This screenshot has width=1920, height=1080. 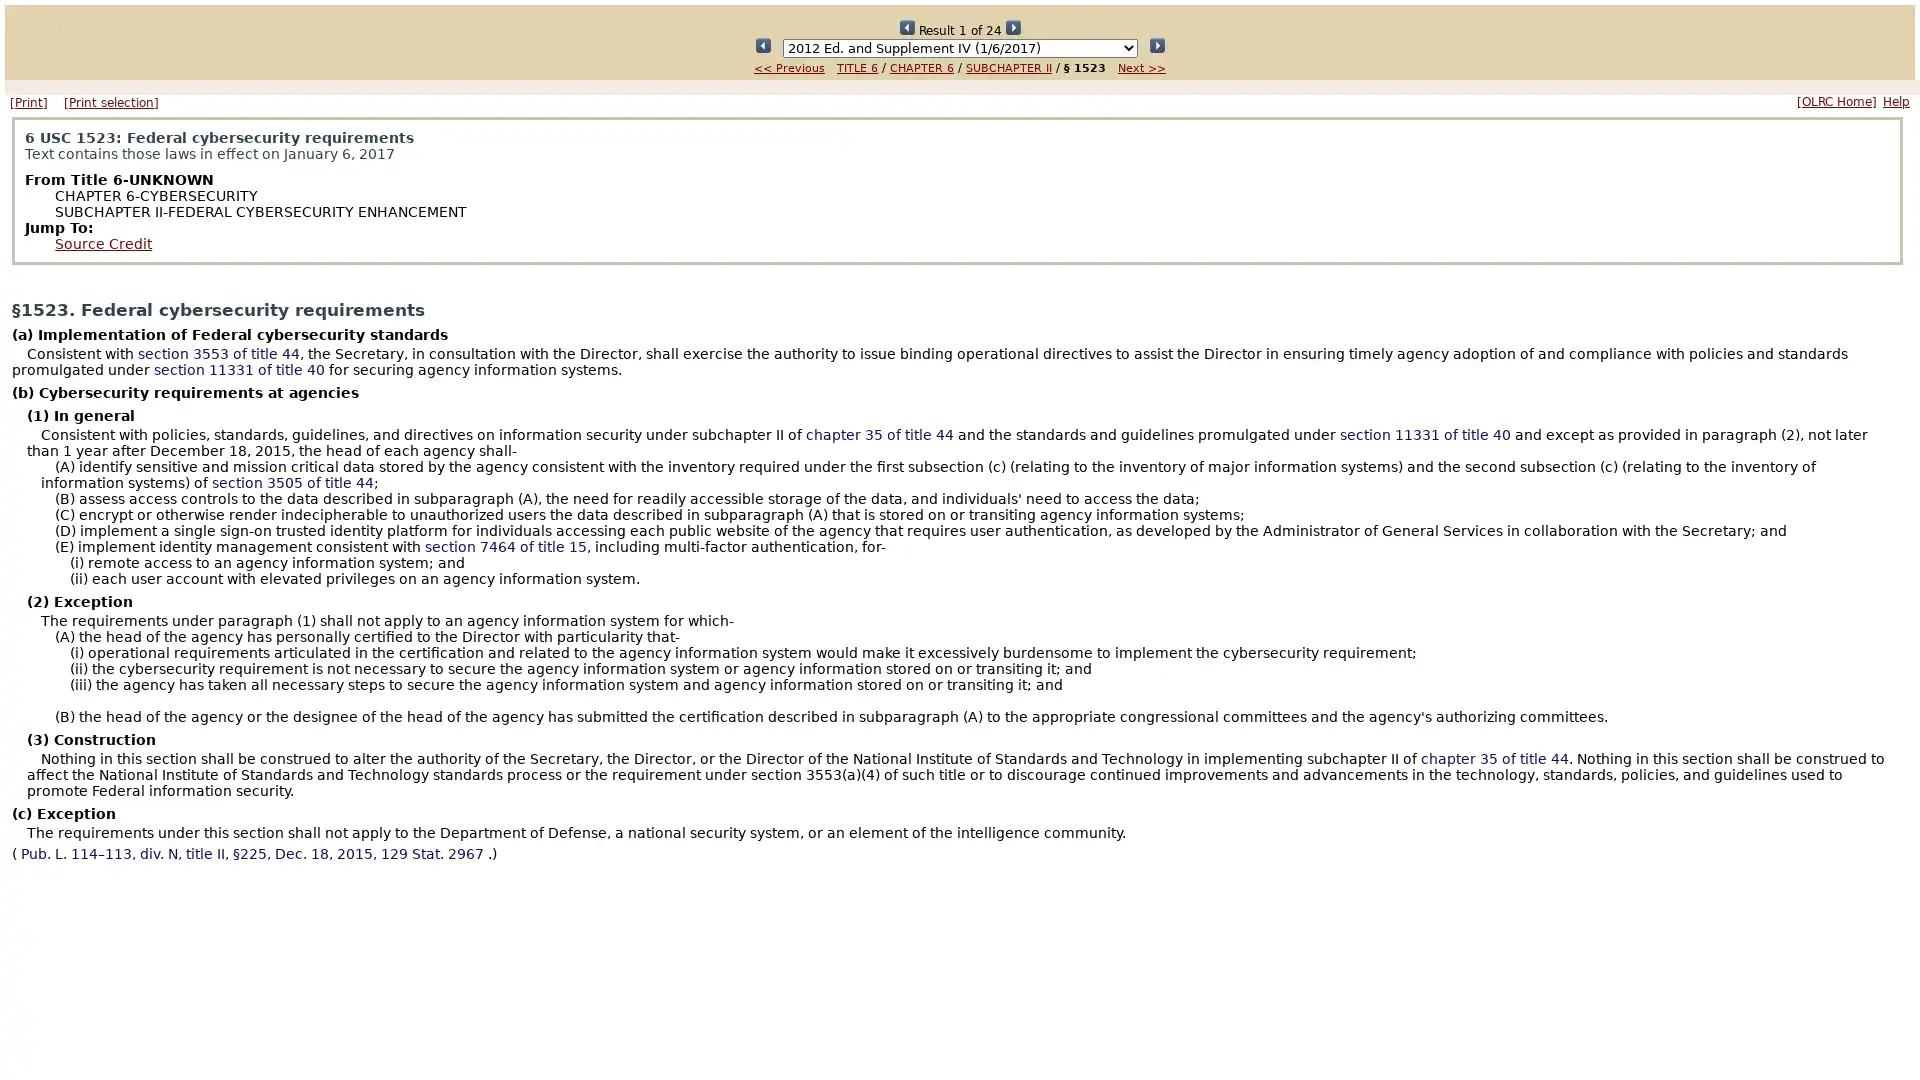 I want to click on Submit, so click(x=761, y=45).